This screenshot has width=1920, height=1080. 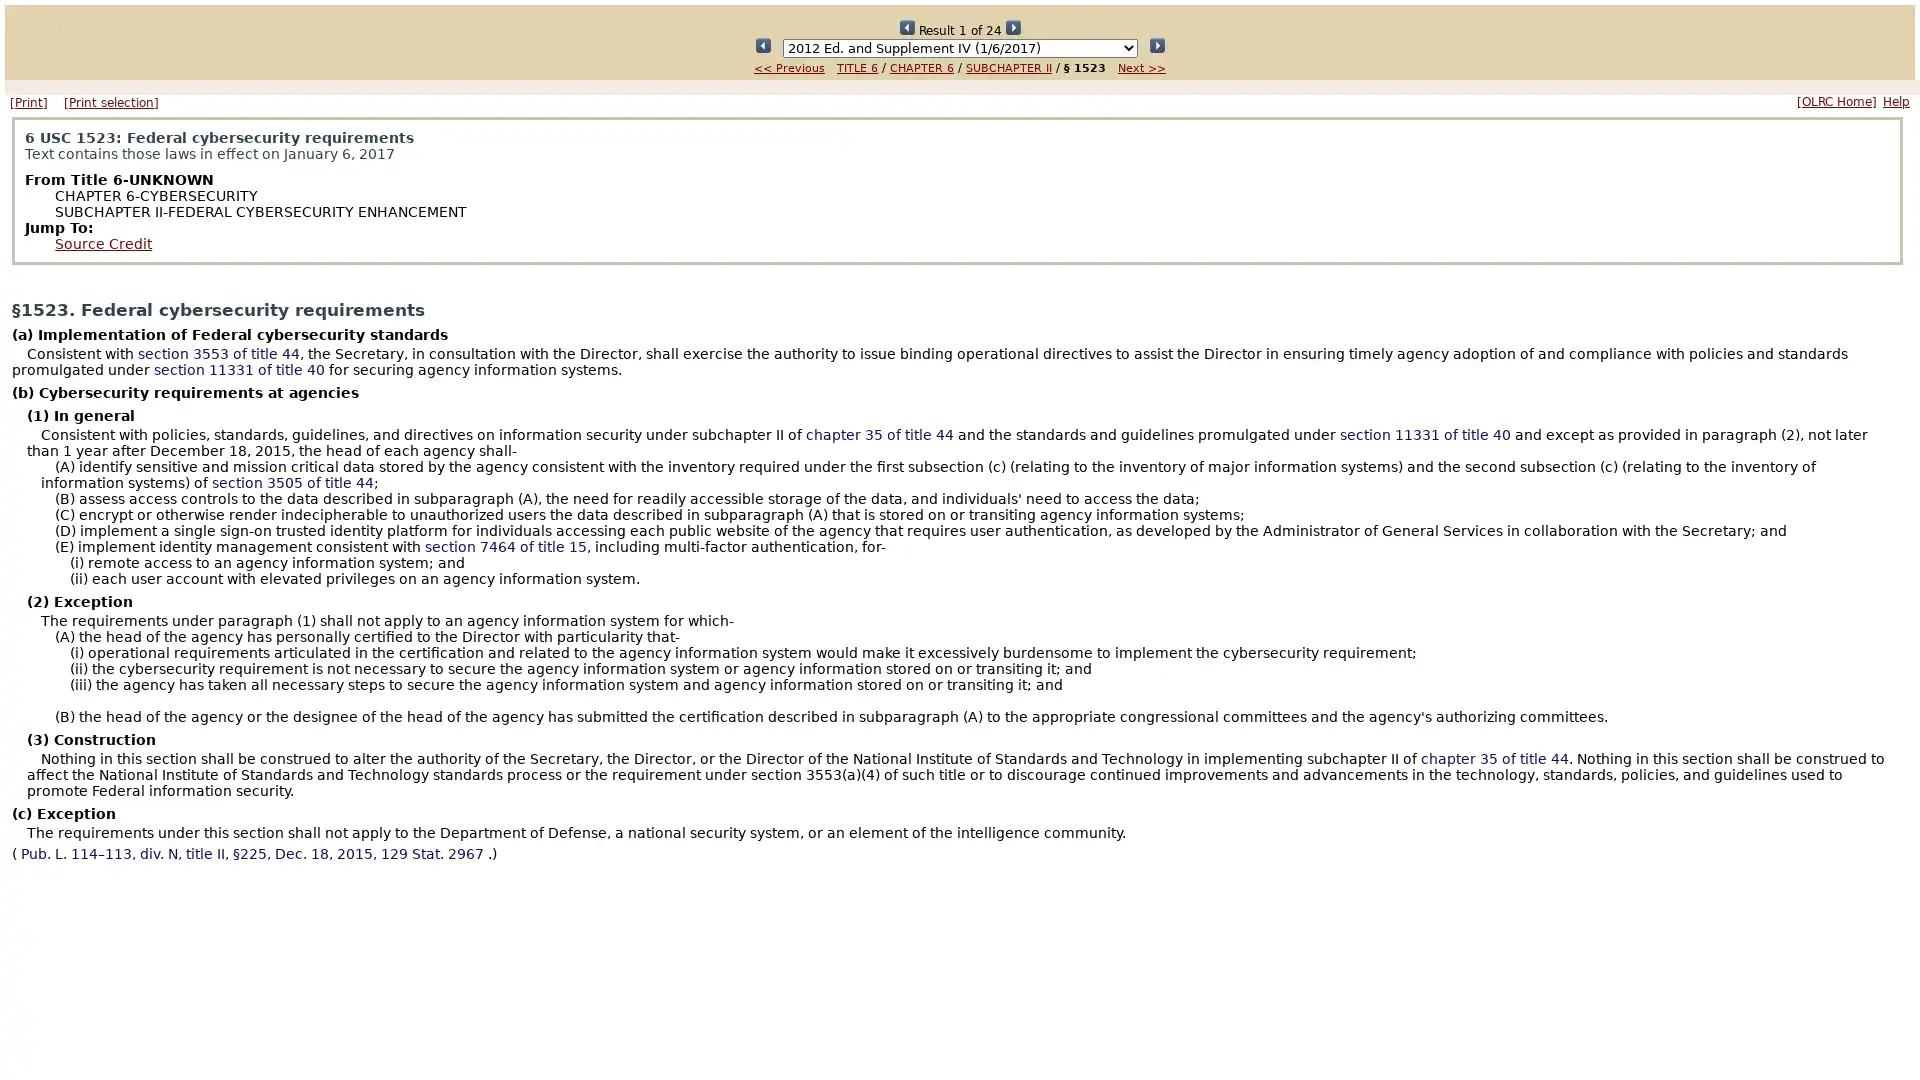 I want to click on Submit, so click(x=761, y=45).